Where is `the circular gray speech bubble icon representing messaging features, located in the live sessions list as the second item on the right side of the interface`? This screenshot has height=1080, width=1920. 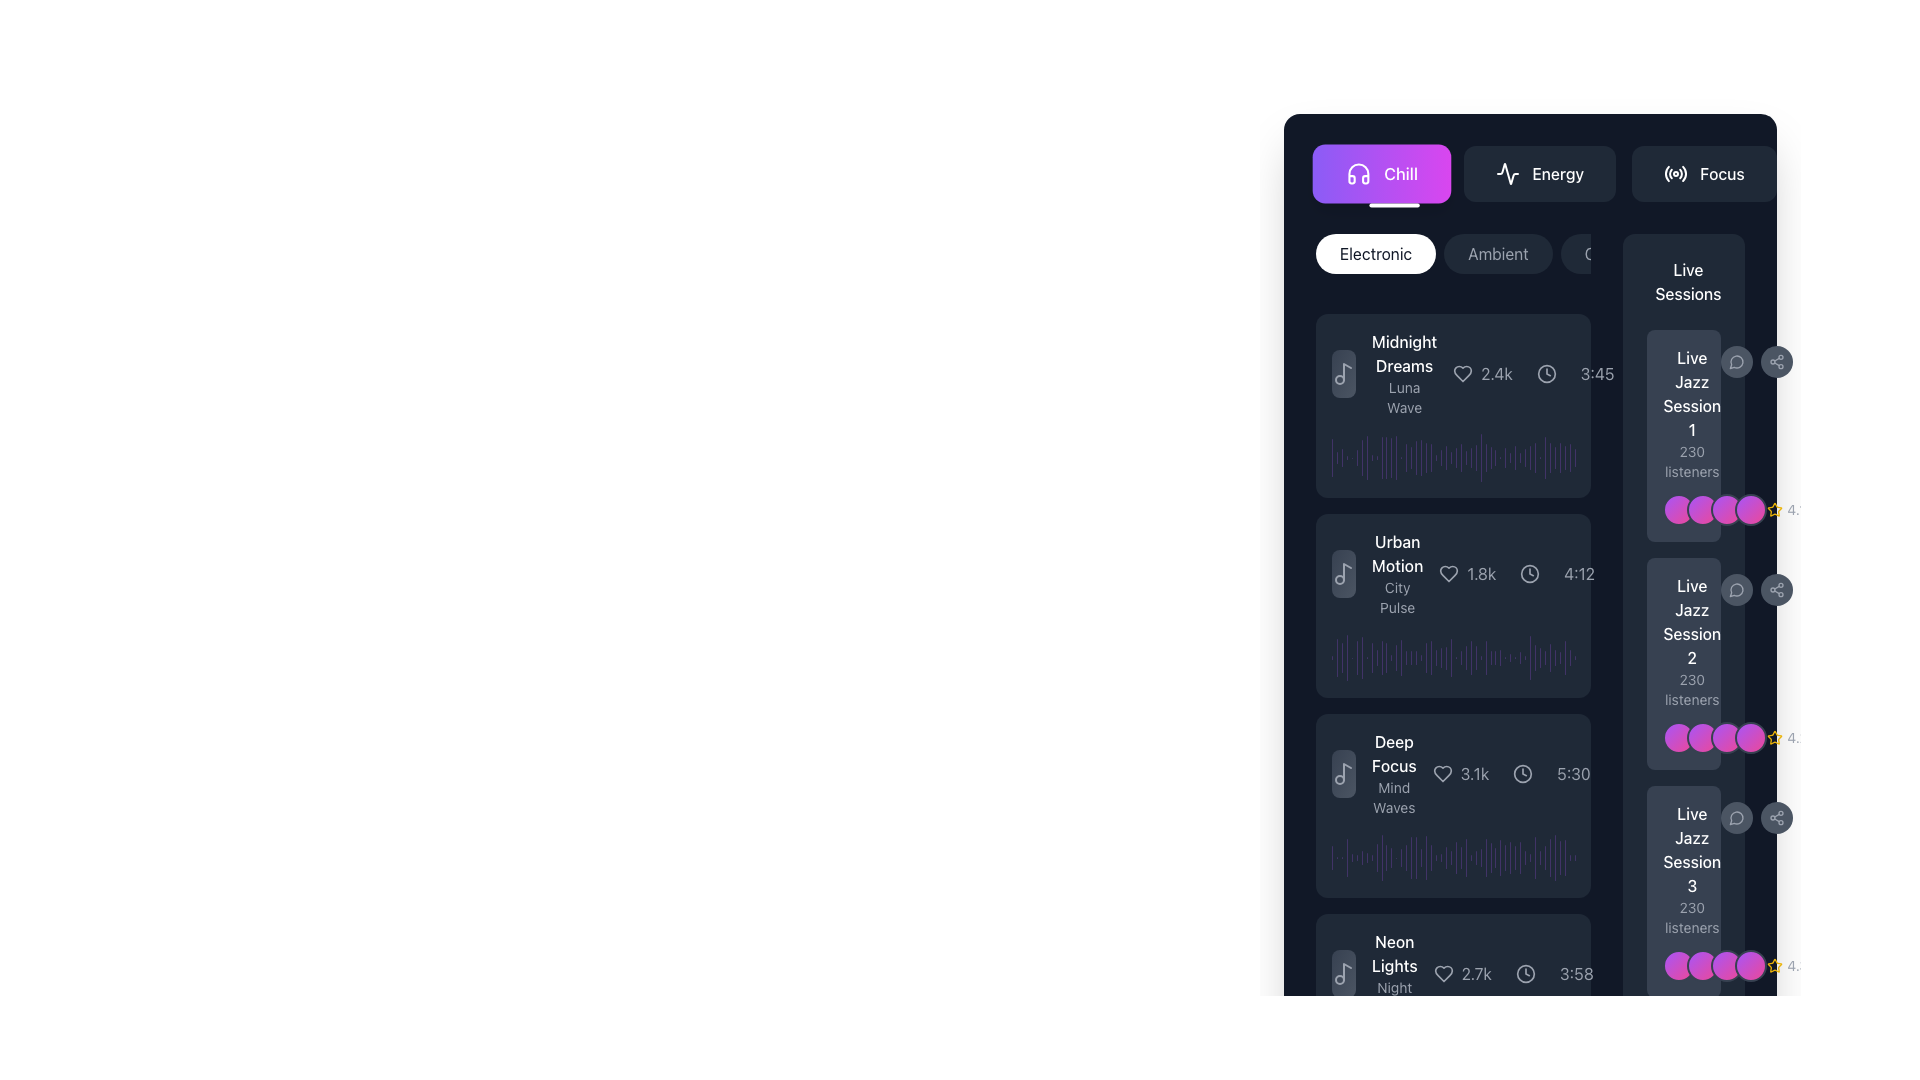 the circular gray speech bubble icon representing messaging features, located in the live sessions list as the second item on the right side of the interface is located at coordinates (1736, 589).